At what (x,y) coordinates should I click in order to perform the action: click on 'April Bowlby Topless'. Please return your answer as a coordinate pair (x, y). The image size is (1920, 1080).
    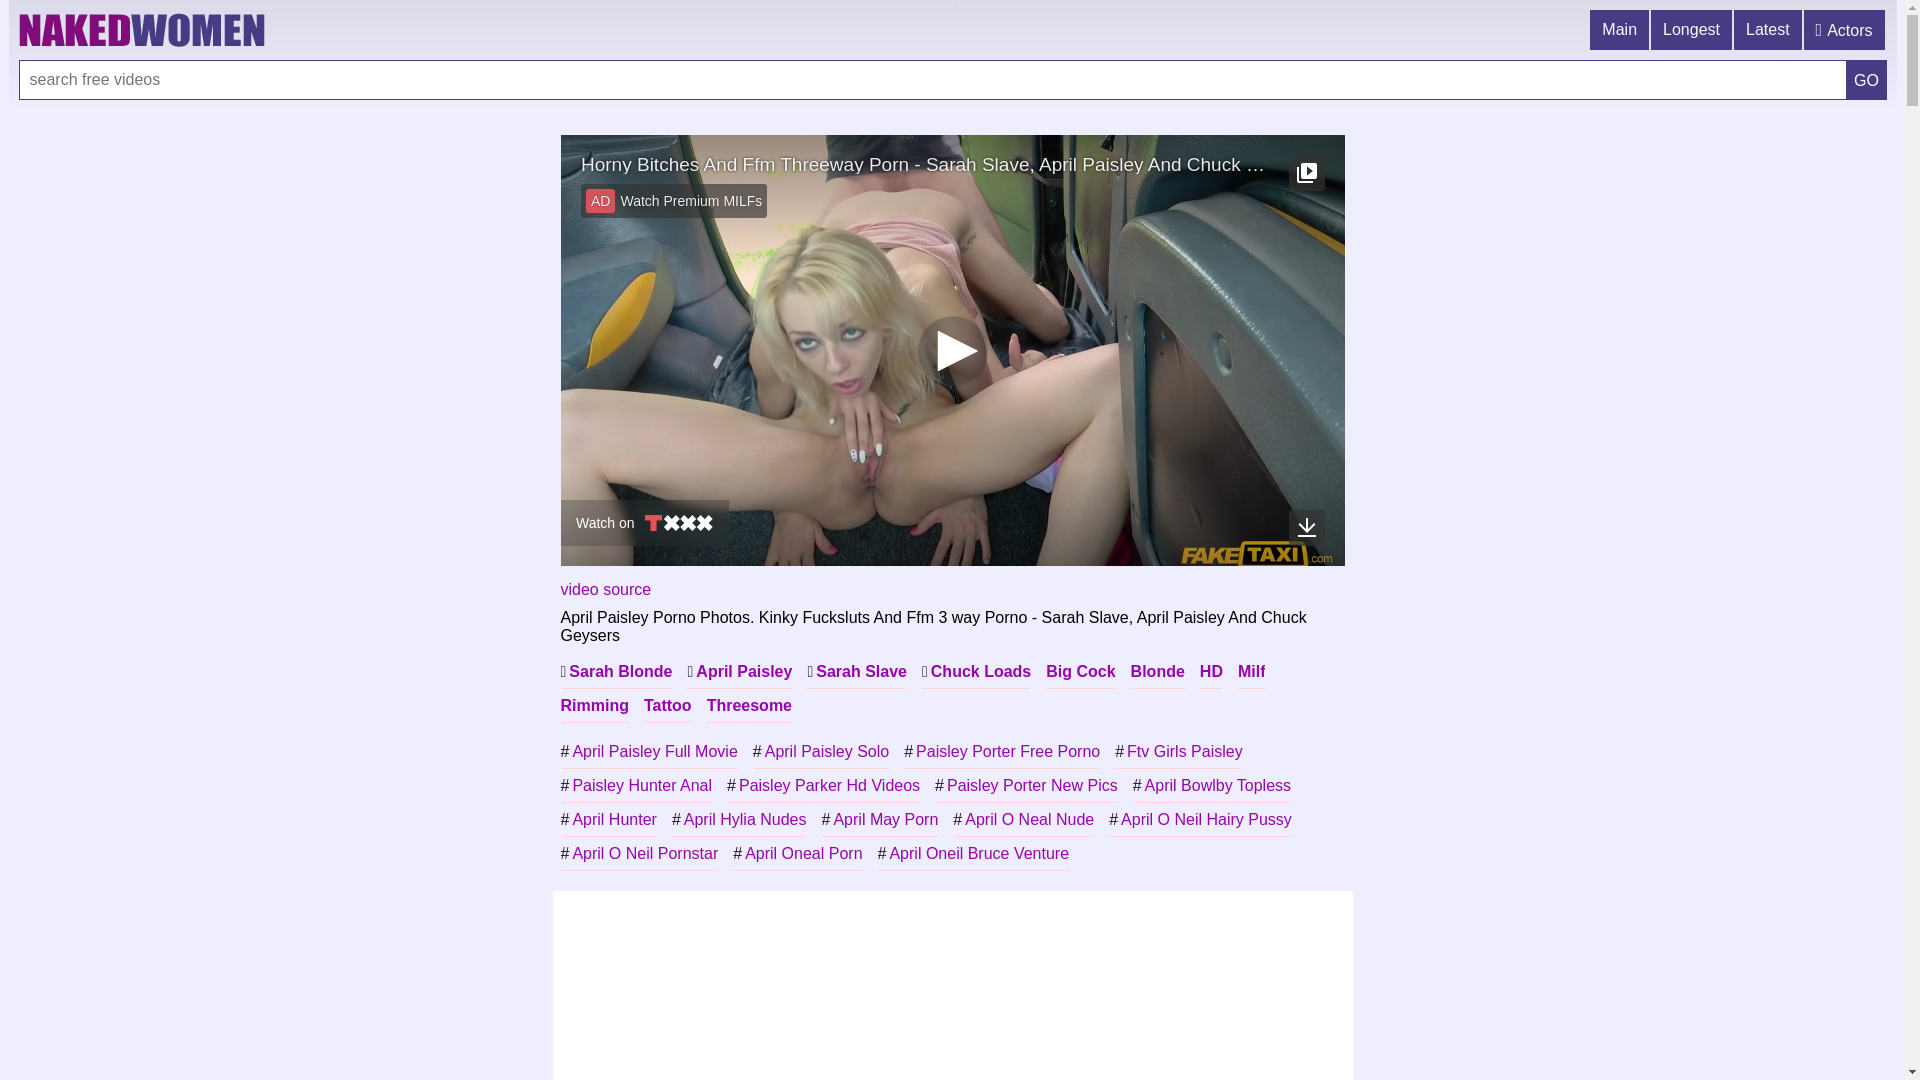
    Looking at the image, I should click on (1132, 785).